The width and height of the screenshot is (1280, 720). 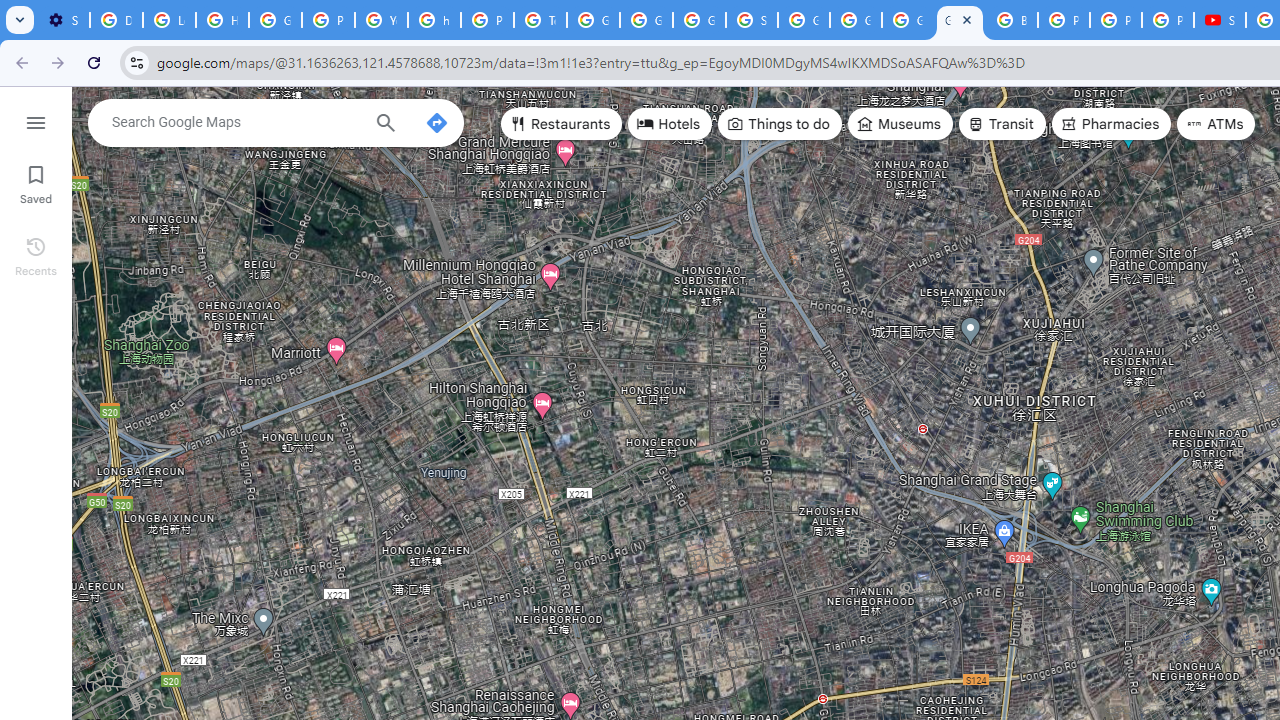 What do you see at coordinates (899, 124) in the screenshot?
I see `'Museums'` at bounding box center [899, 124].